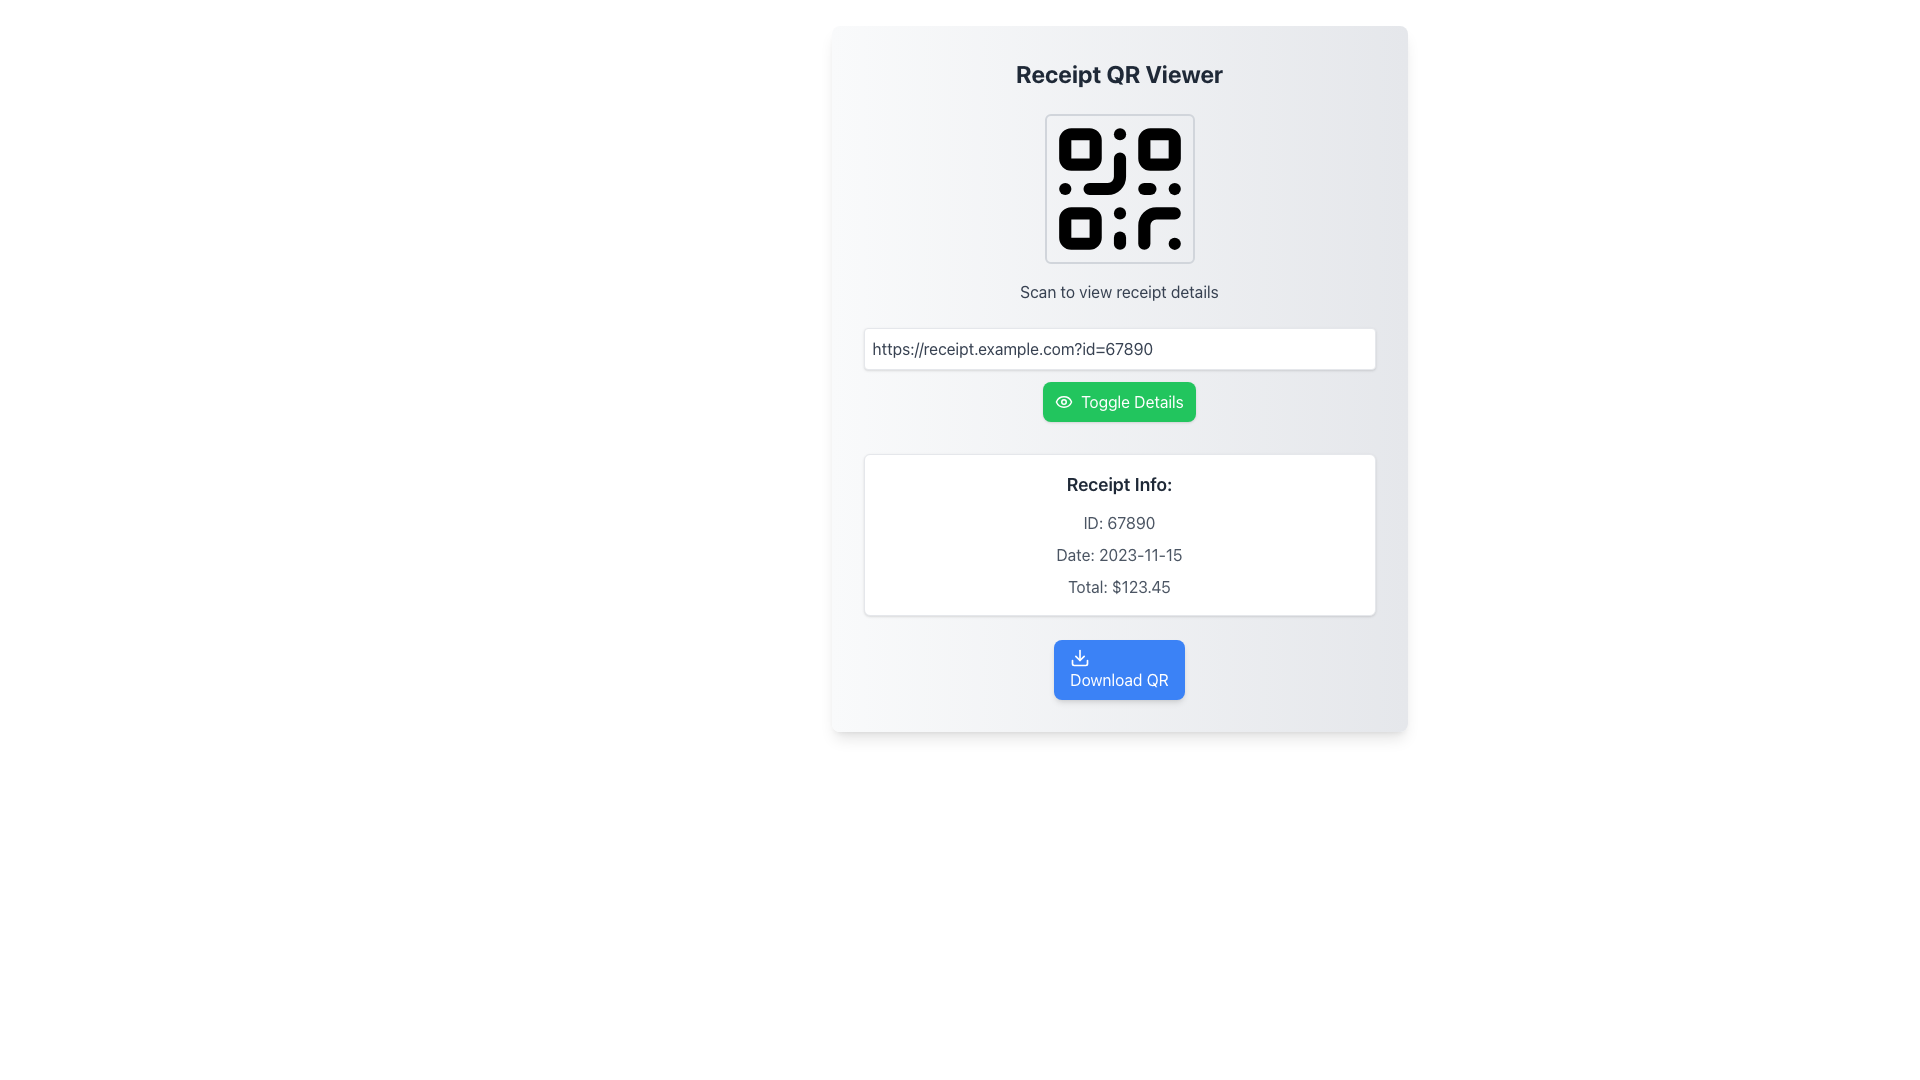 The image size is (1920, 1080). I want to click on the static text display that shows 'Date: 2023-11-15', which is positioned between 'ID: 67890' and 'Total: $123.45' in the receipt details section, so click(1118, 555).